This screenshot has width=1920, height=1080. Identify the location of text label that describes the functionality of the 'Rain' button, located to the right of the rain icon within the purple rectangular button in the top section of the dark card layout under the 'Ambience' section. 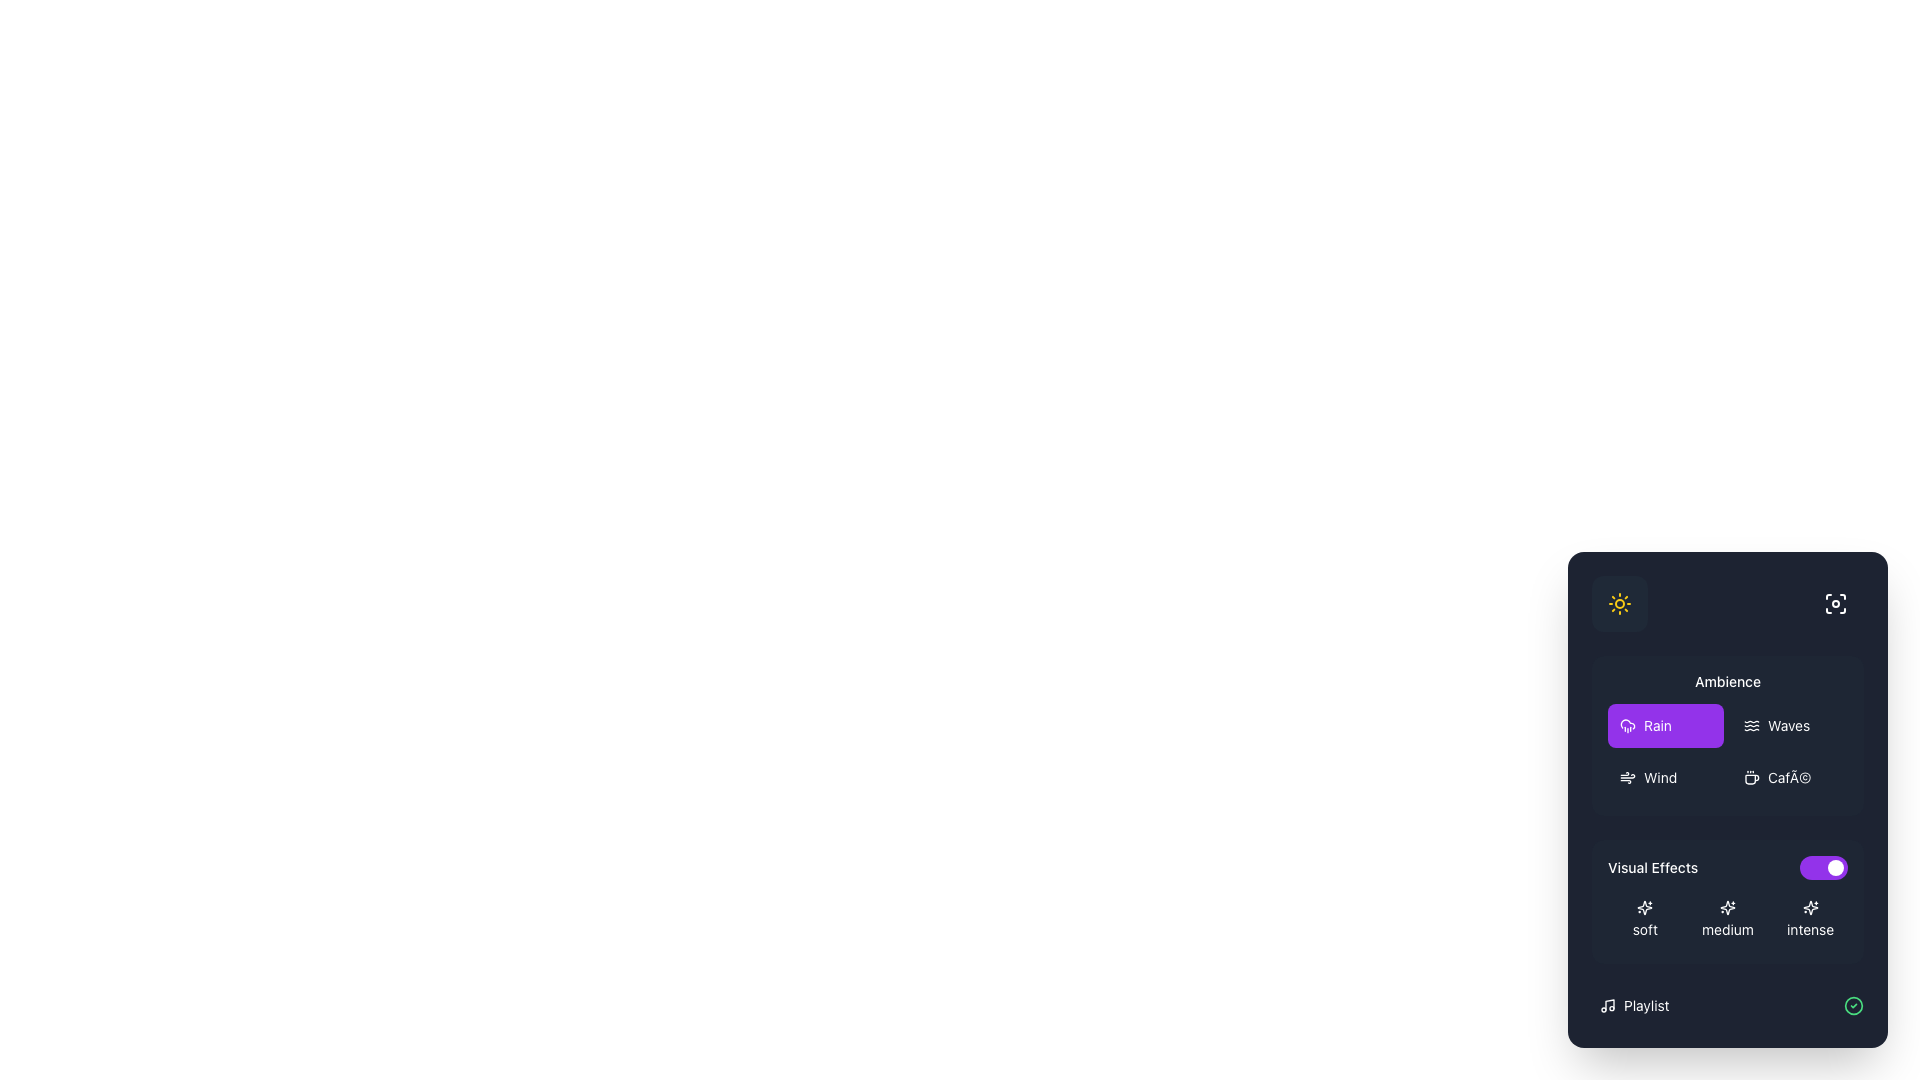
(1657, 725).